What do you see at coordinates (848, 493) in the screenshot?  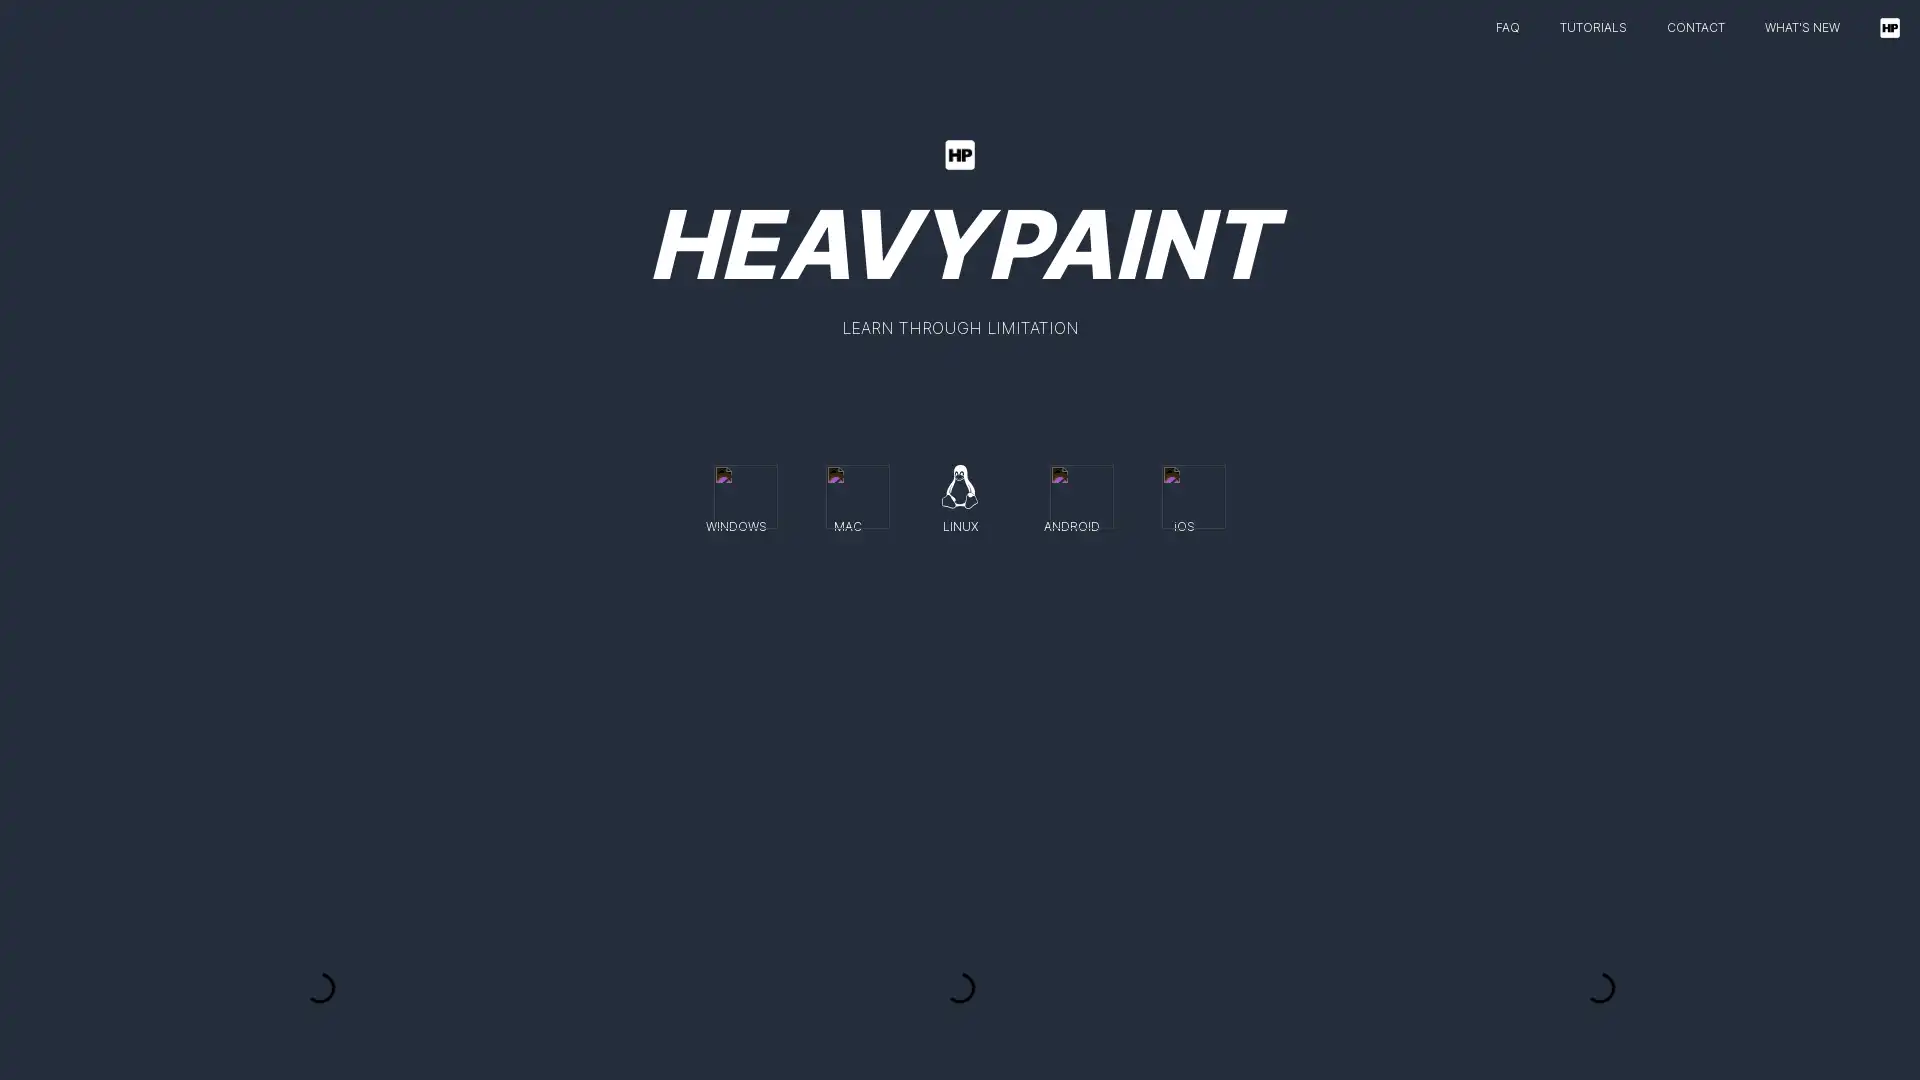 I see `MAC` at bounding box center [848, 493].